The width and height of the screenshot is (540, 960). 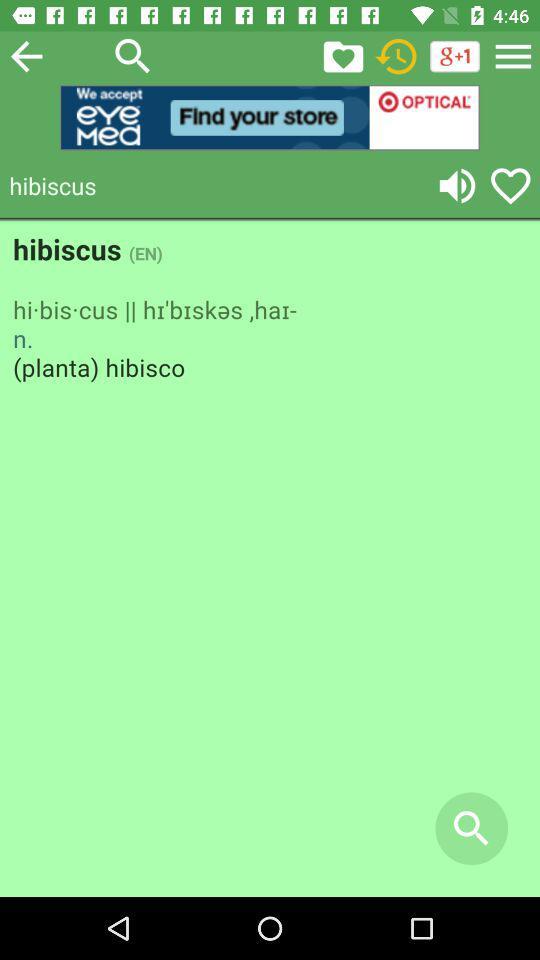 What do you see at coordinates (25, 55) in the screenshot?
I see `go back` at bounding box center [25, 55].